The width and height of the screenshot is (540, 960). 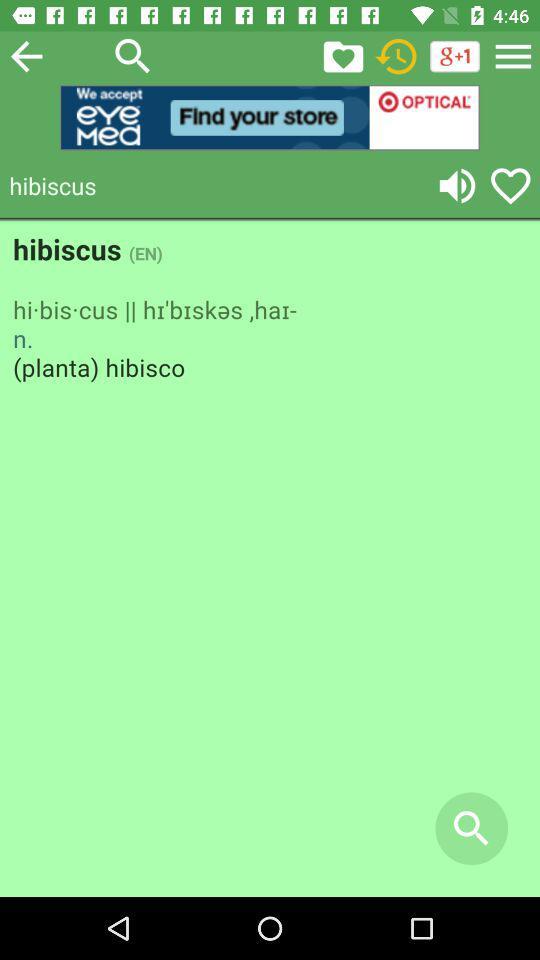 What do you see at coordinates (25, 55) in the screenshot?
I see `go back` at bounding box center [25, 55].